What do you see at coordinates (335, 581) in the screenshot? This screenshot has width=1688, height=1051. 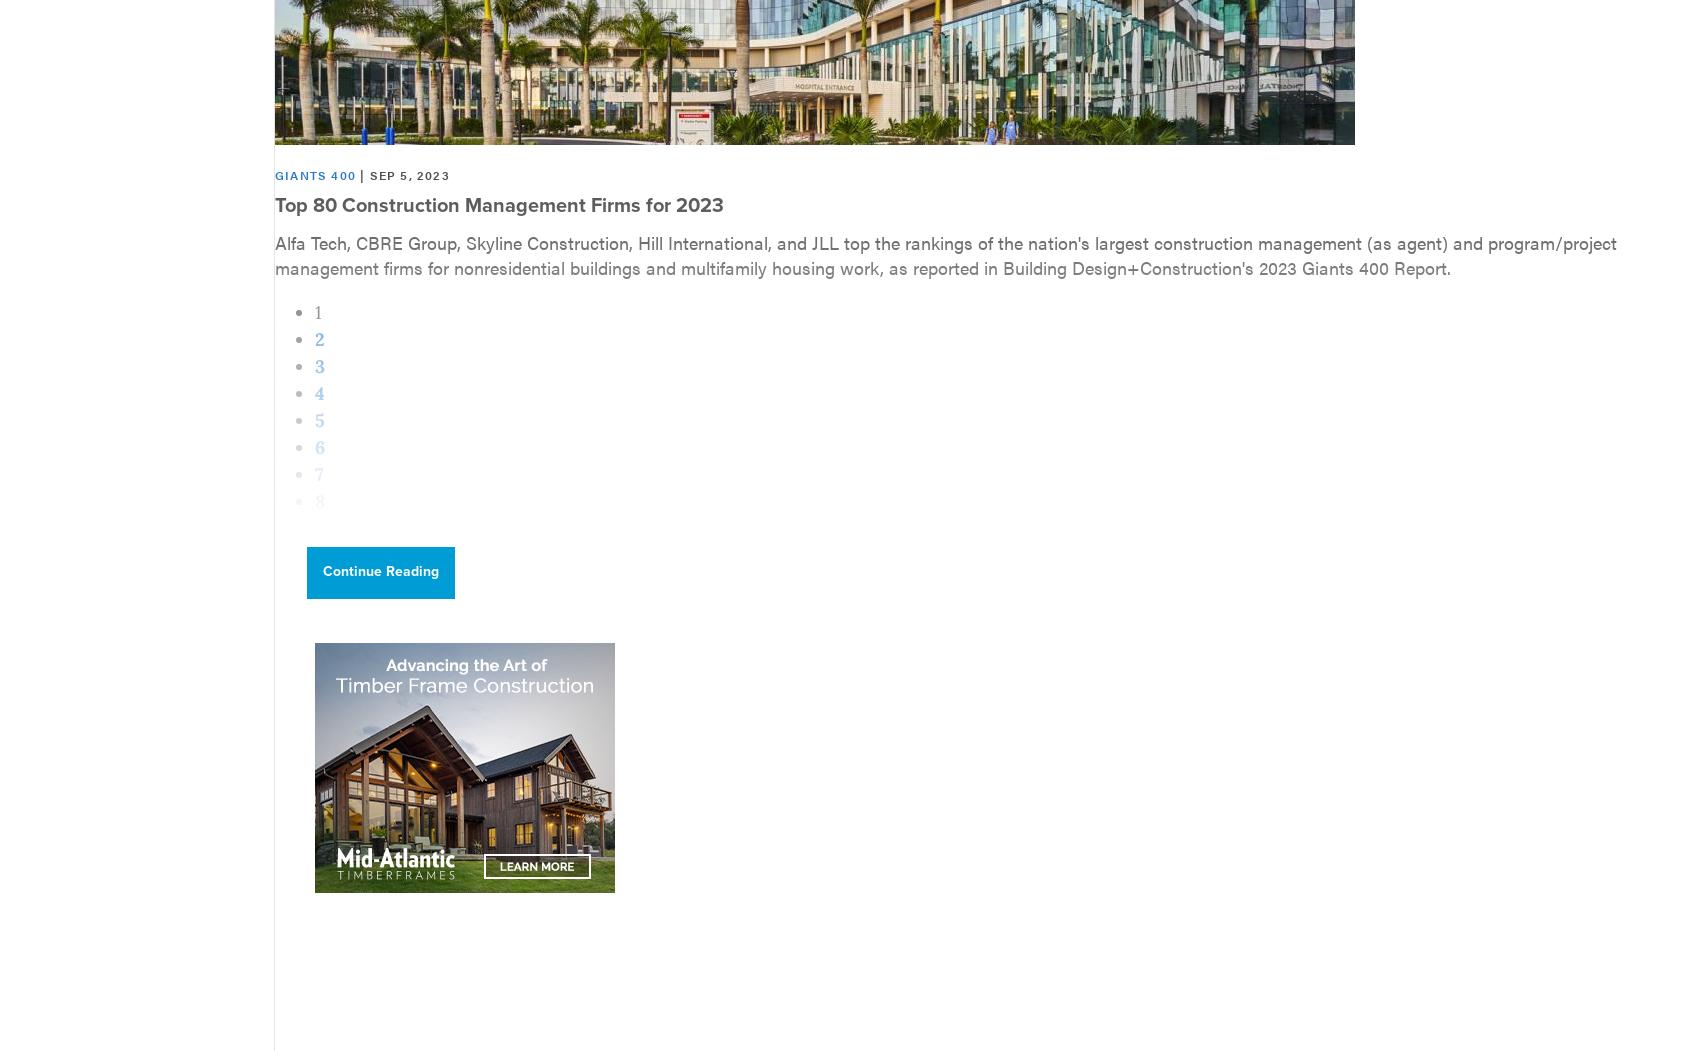 I see `'Next'` at bounding box center [335, 581].